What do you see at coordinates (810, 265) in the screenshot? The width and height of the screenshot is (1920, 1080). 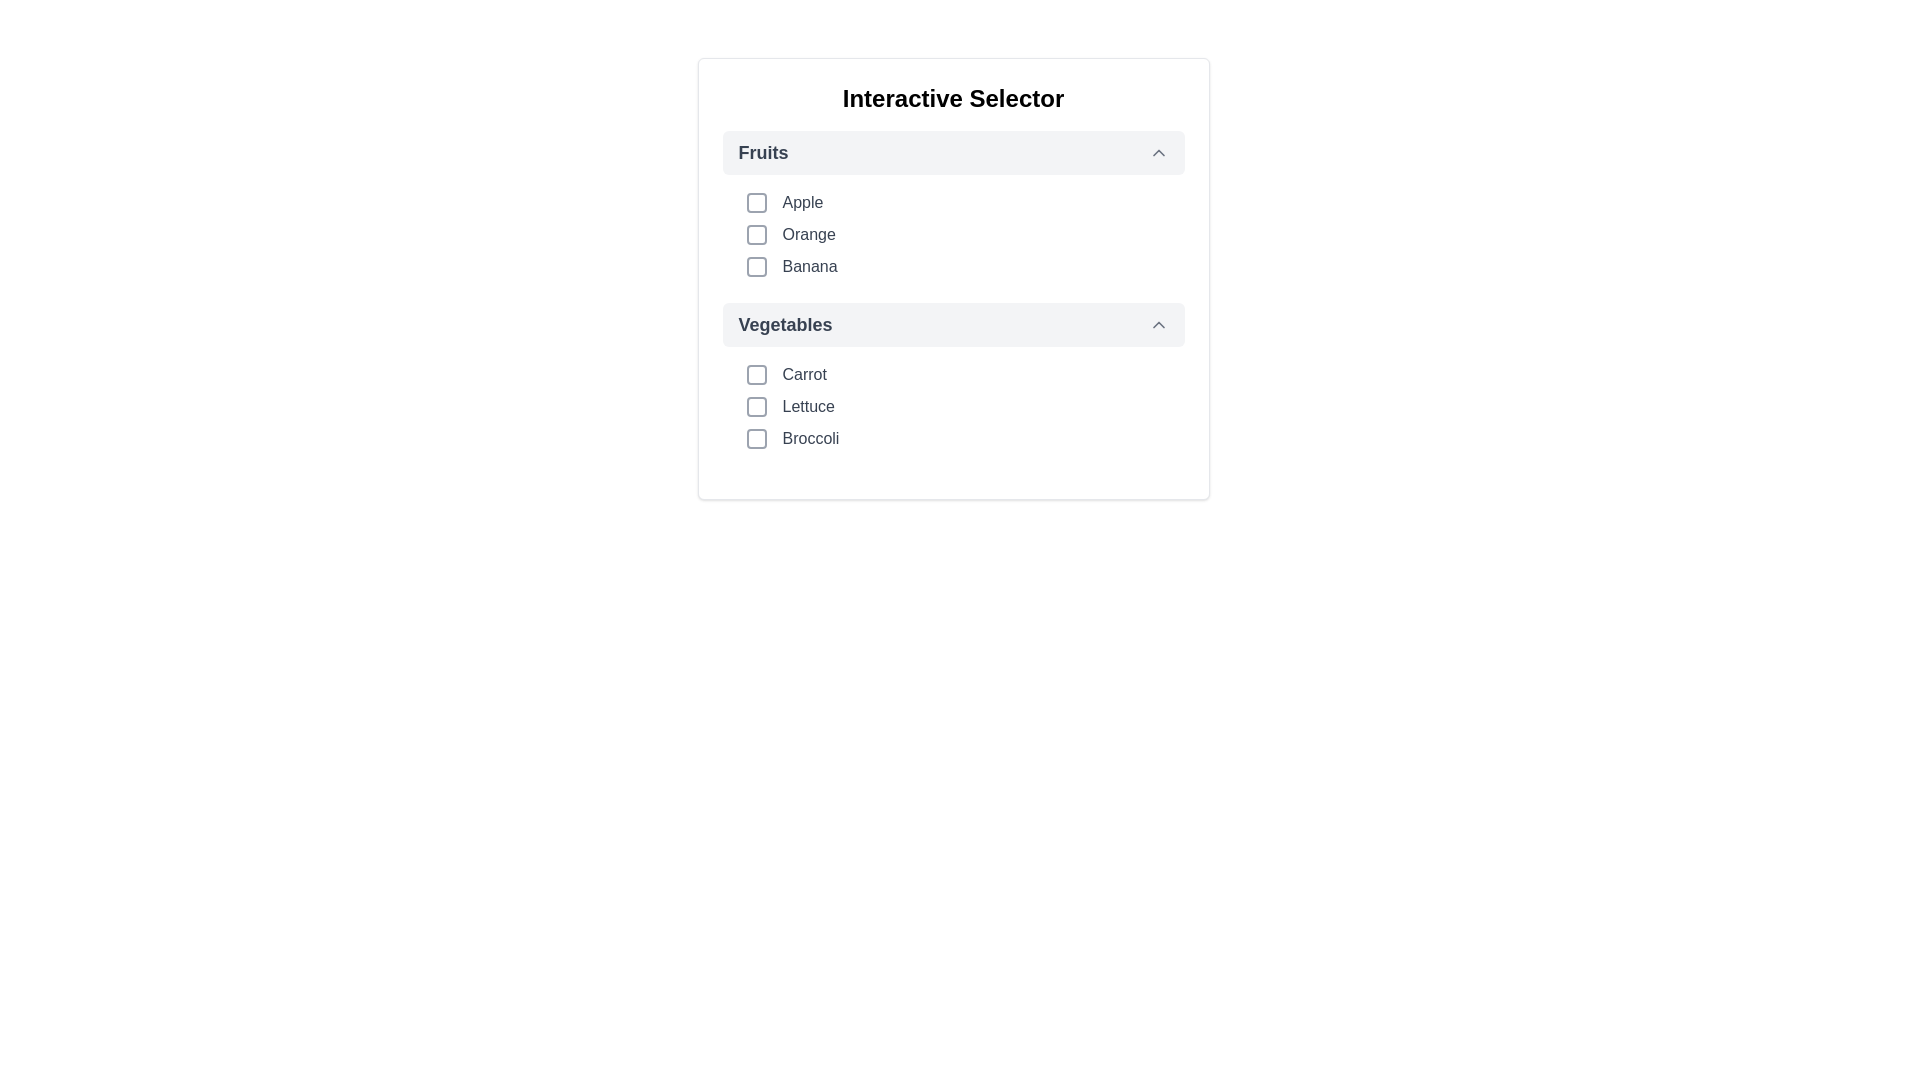 I see `the static text label that describes the option 'Banana' in the 'Fruits' section` at bounding box center [810, 265].